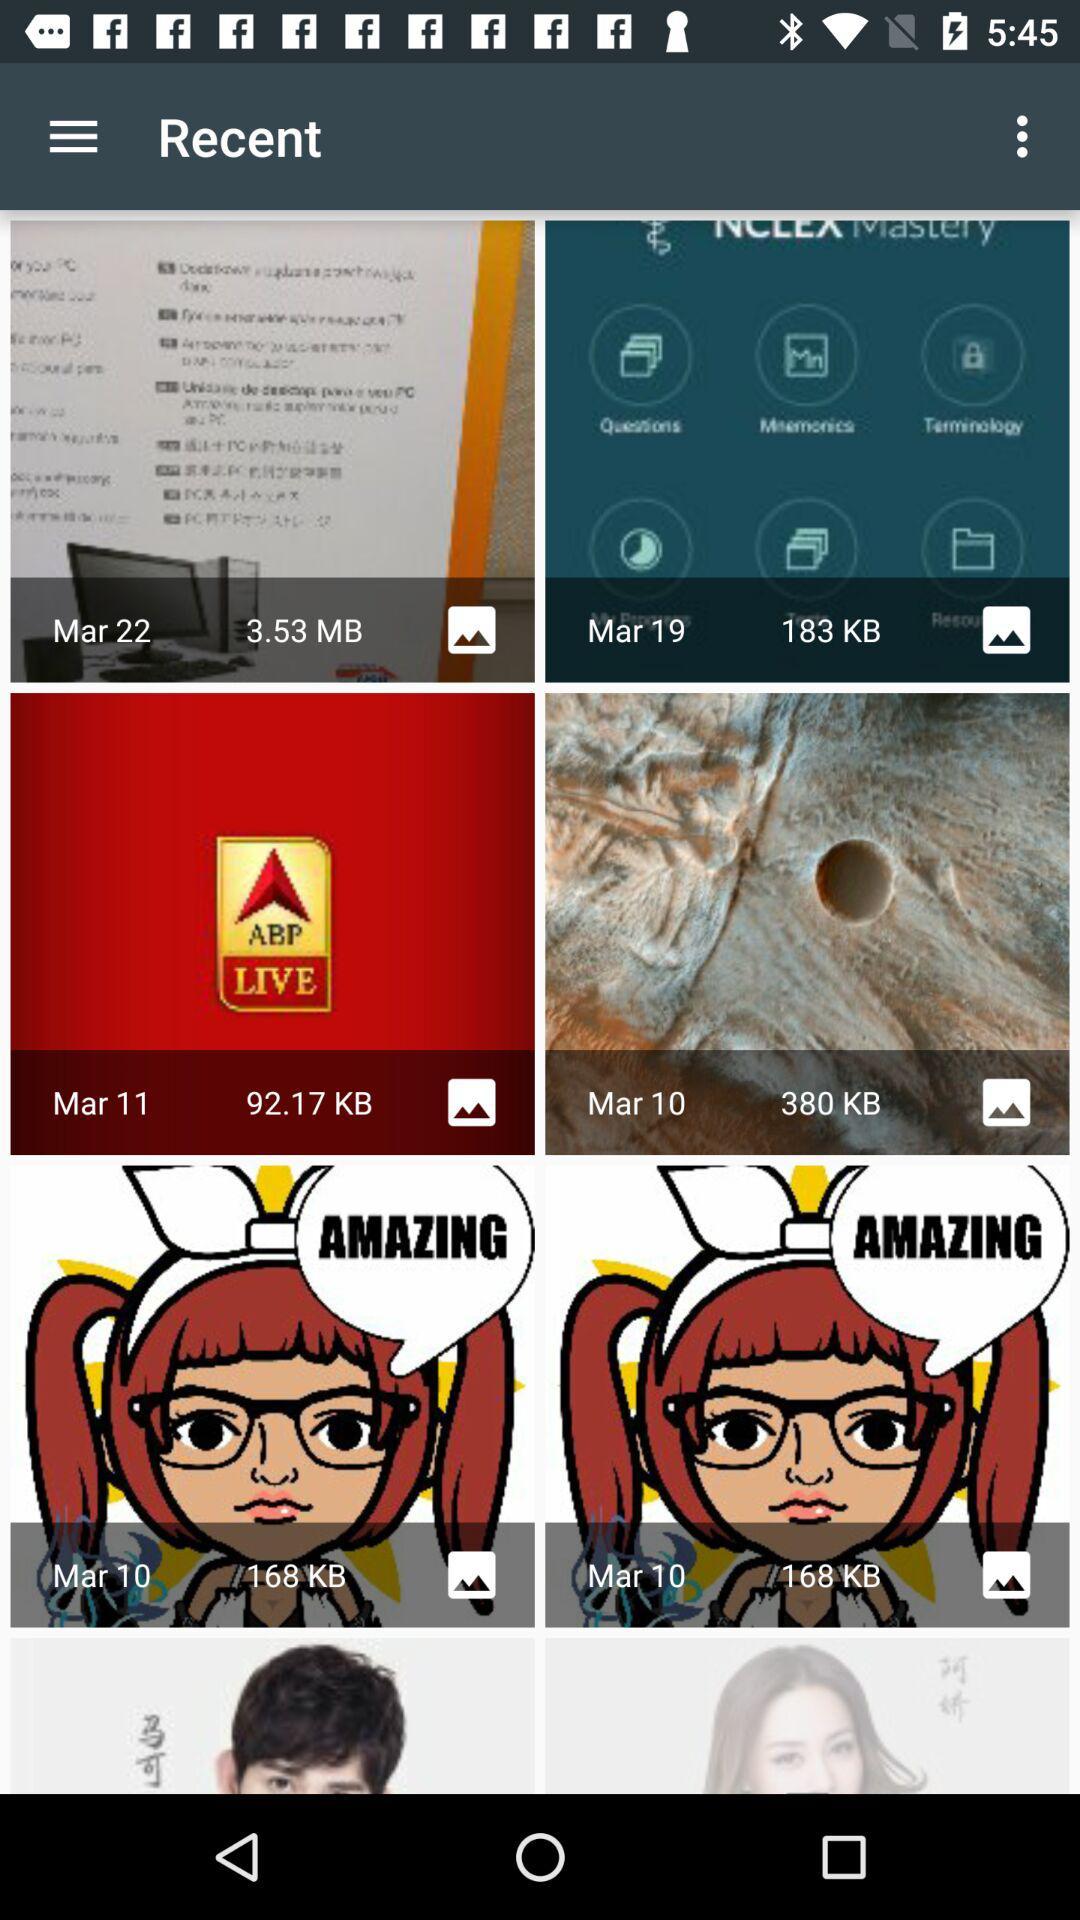 Image resolution: width=1080 pixels, height=1920 pixels. I want to click on the second row third image, so click(806, 1395).